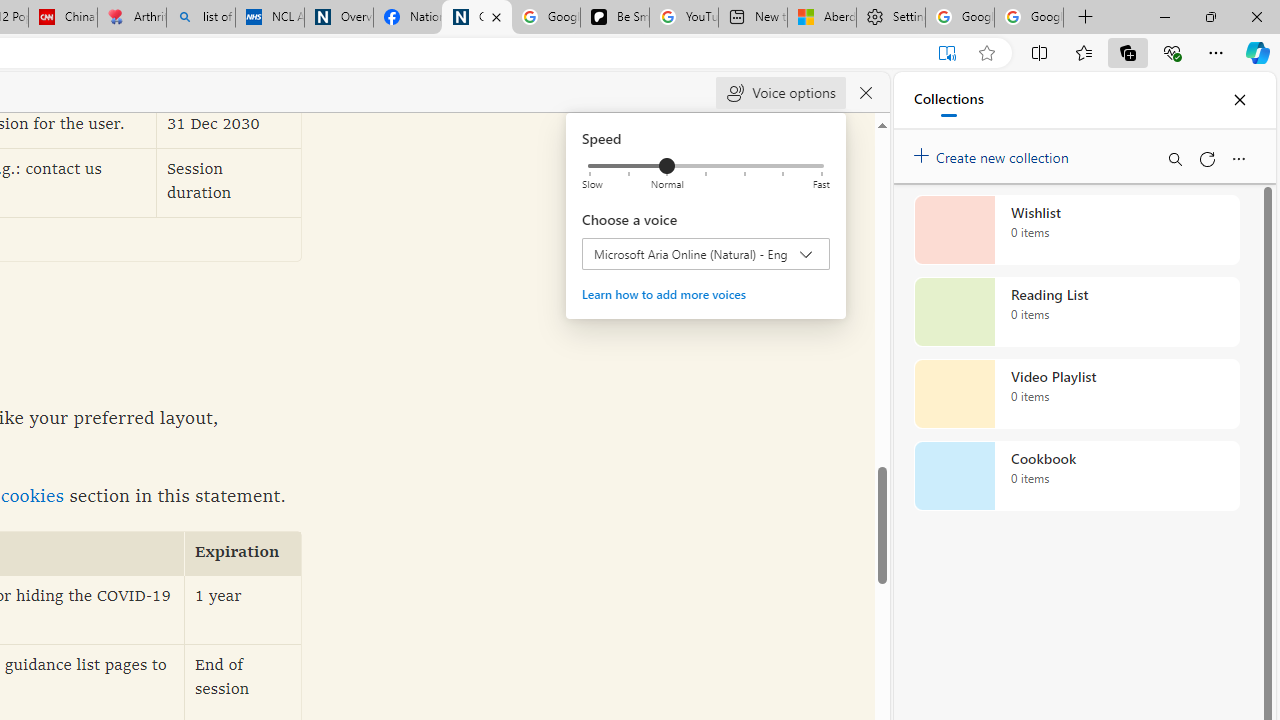 The width and height of the screenshot is (1280, 720). Describe the element at coordinates (779, 92) in the screenshot. I see `'Voice options'` at that location.